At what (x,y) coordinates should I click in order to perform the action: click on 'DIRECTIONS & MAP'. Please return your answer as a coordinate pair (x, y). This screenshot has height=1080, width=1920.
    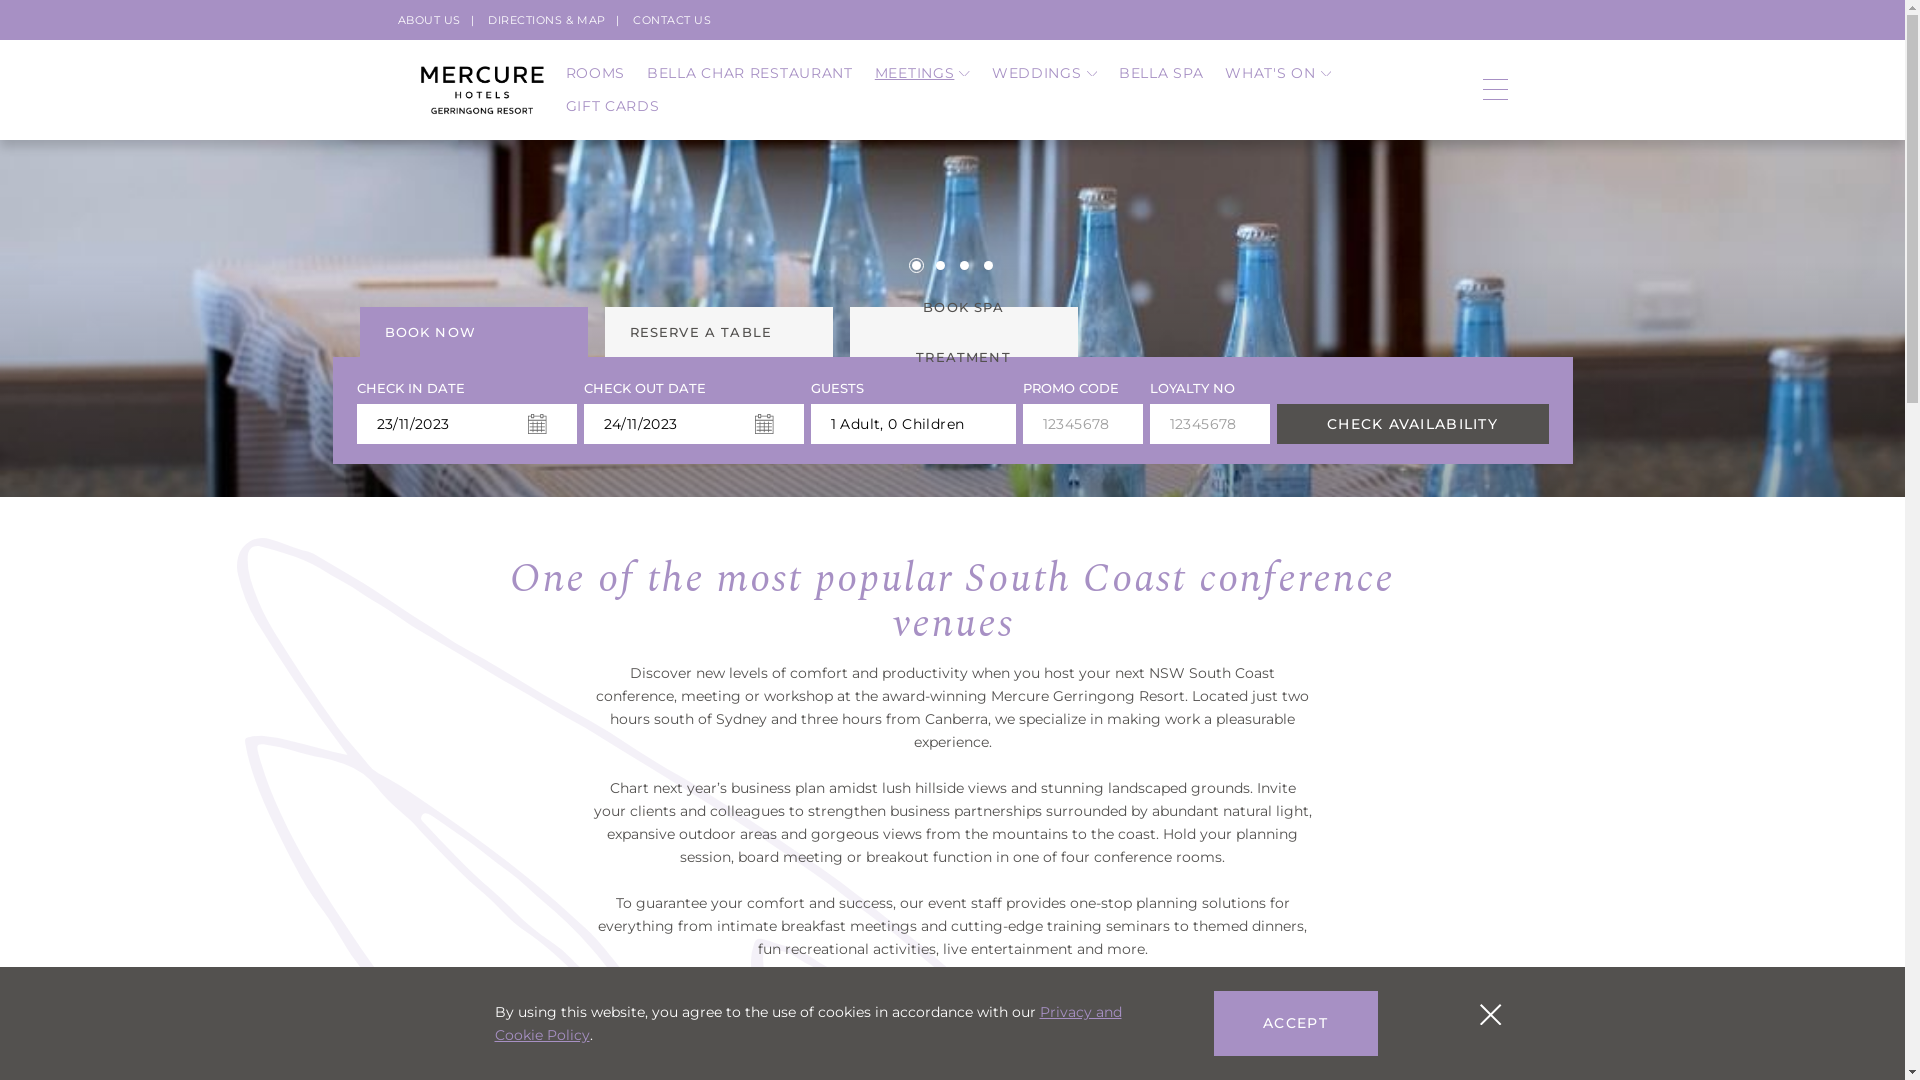
    Looking at the image, I should click on (547, 19).